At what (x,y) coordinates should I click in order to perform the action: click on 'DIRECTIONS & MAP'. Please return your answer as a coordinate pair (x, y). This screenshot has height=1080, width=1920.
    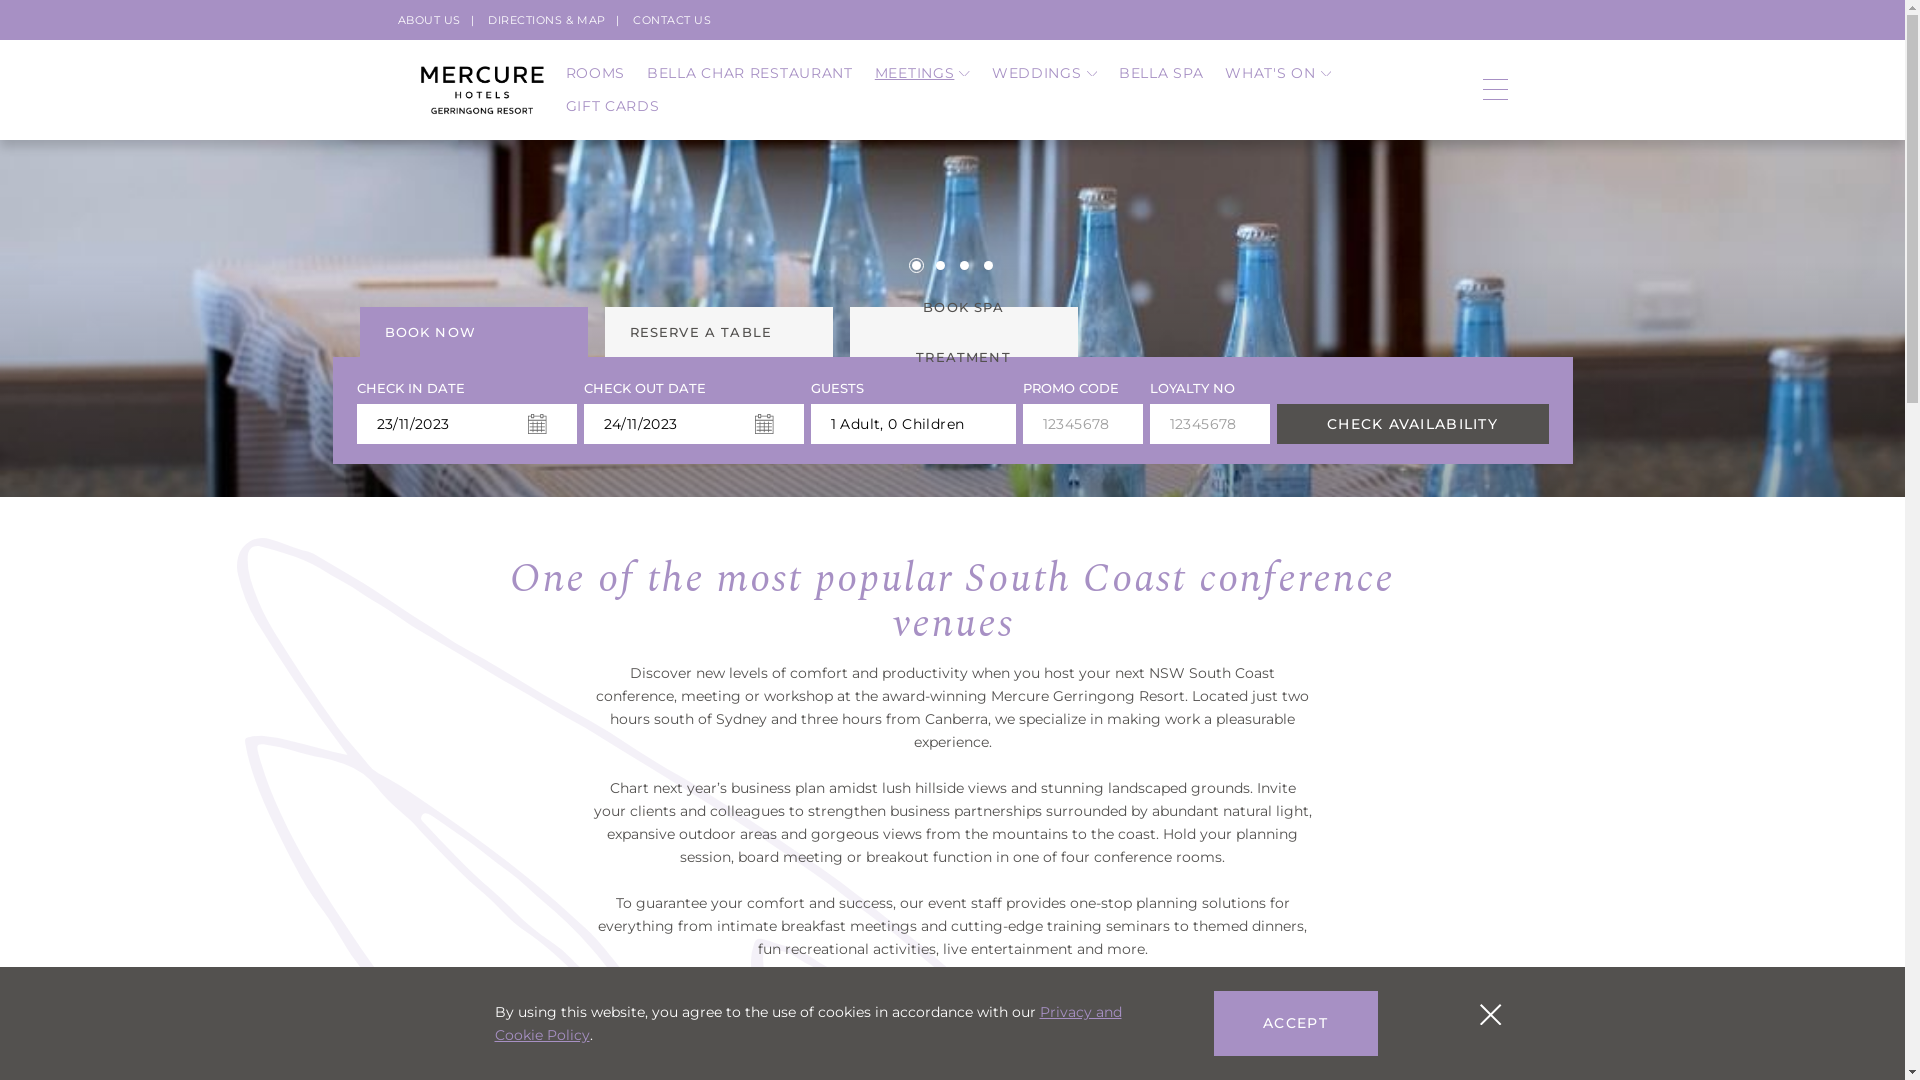
    Looking at the image, I should click on (547, 19).